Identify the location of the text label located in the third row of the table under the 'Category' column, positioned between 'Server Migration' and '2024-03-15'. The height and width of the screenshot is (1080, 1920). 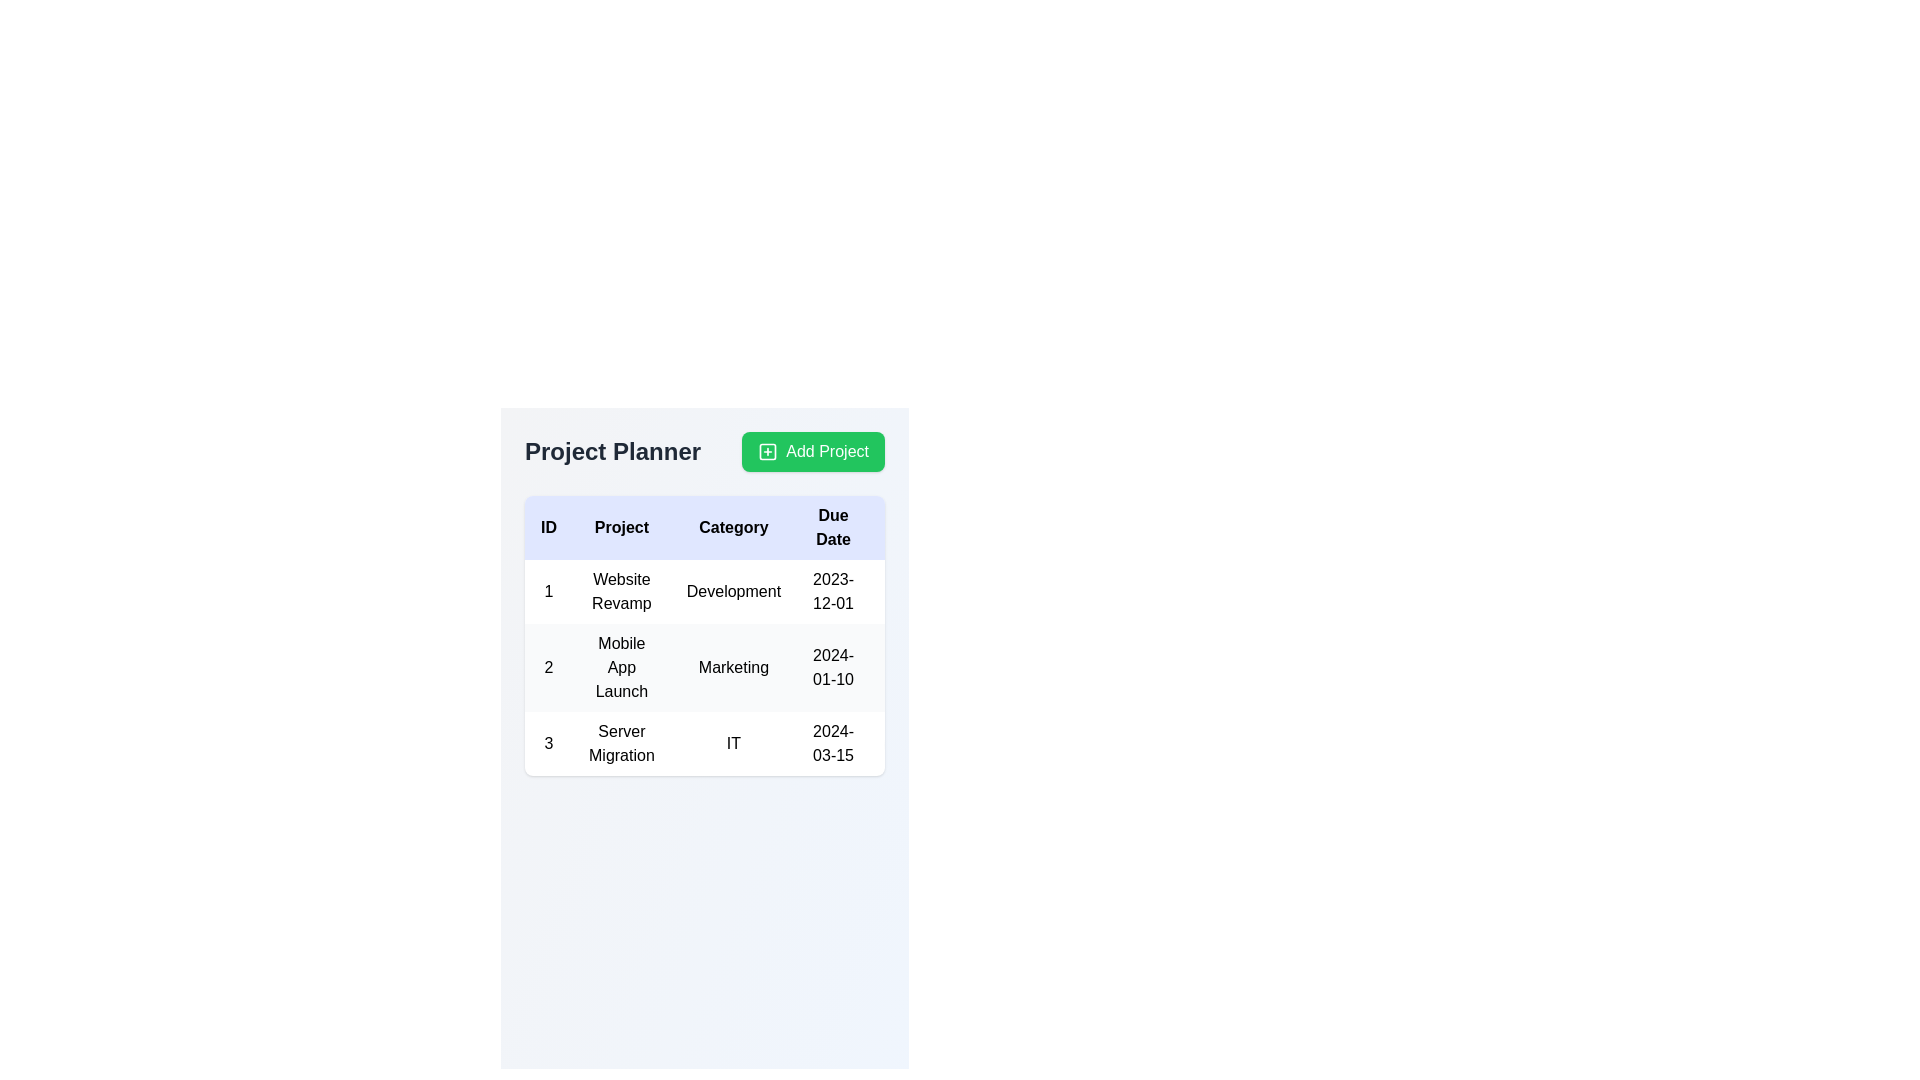
(733, 744).